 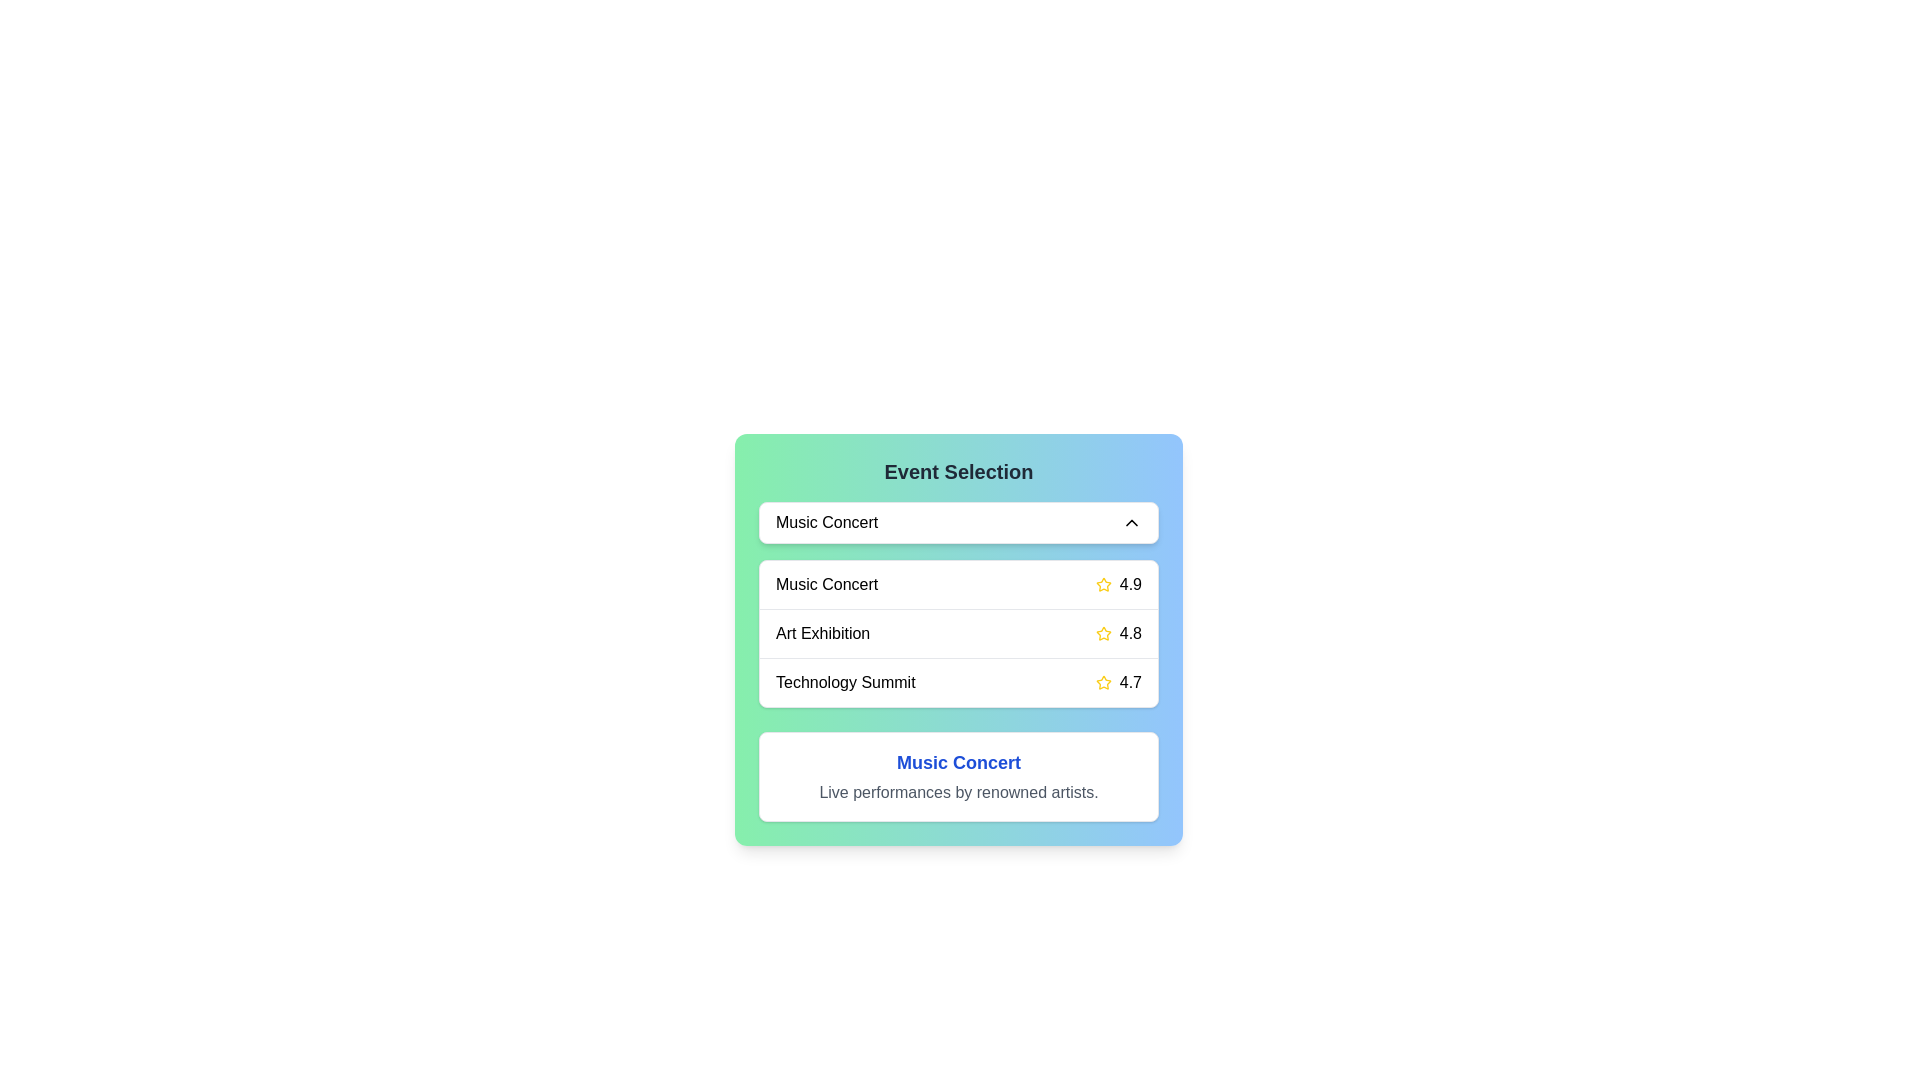 What do you see at coordinates (958, 763) in the screenshot?
I see `title text element that serves as the main heading, positioned above the text 'Live performances by renowned artists.'` at bounding box center [958, 763].